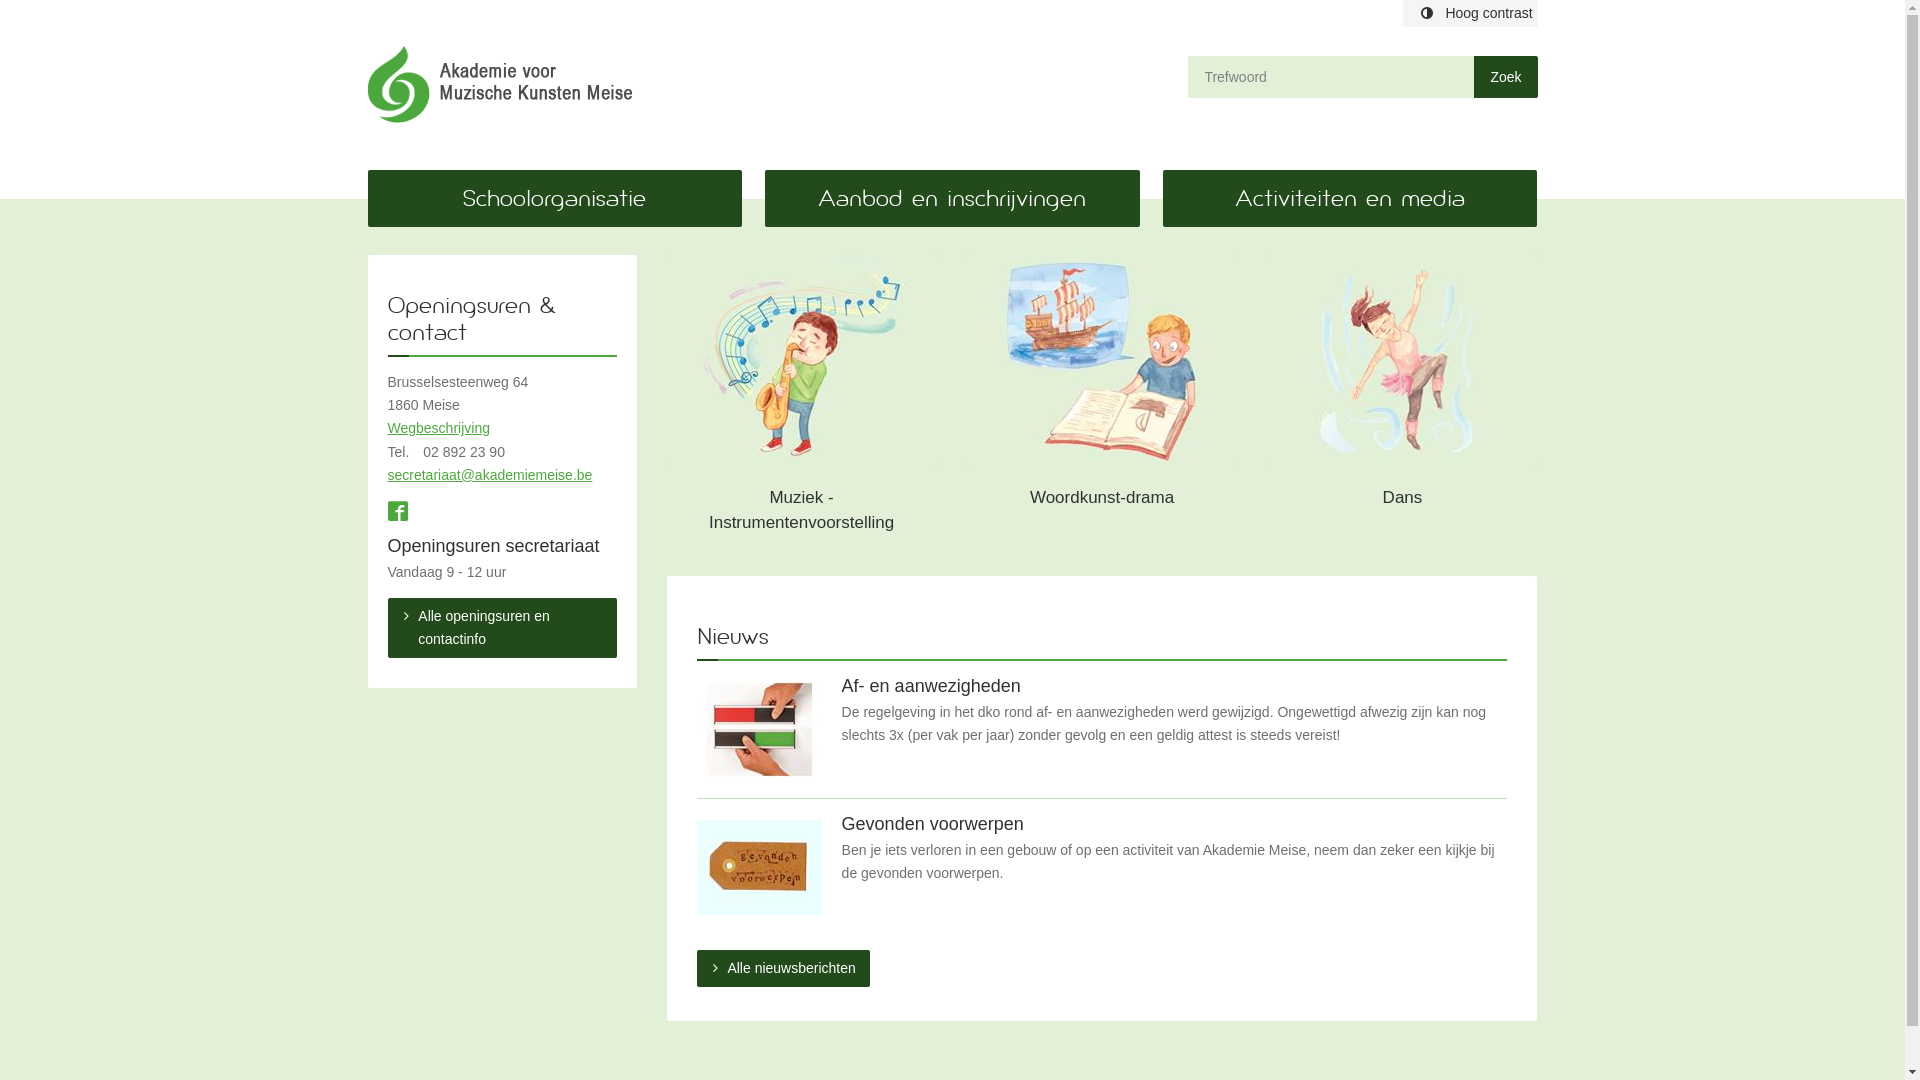 The width and height of the screenshot is (1920, 1080). Describe the element at coordinates (502, 627) in the screenshot. I see `'Alle openingsuren en contactinfo'` at that location.